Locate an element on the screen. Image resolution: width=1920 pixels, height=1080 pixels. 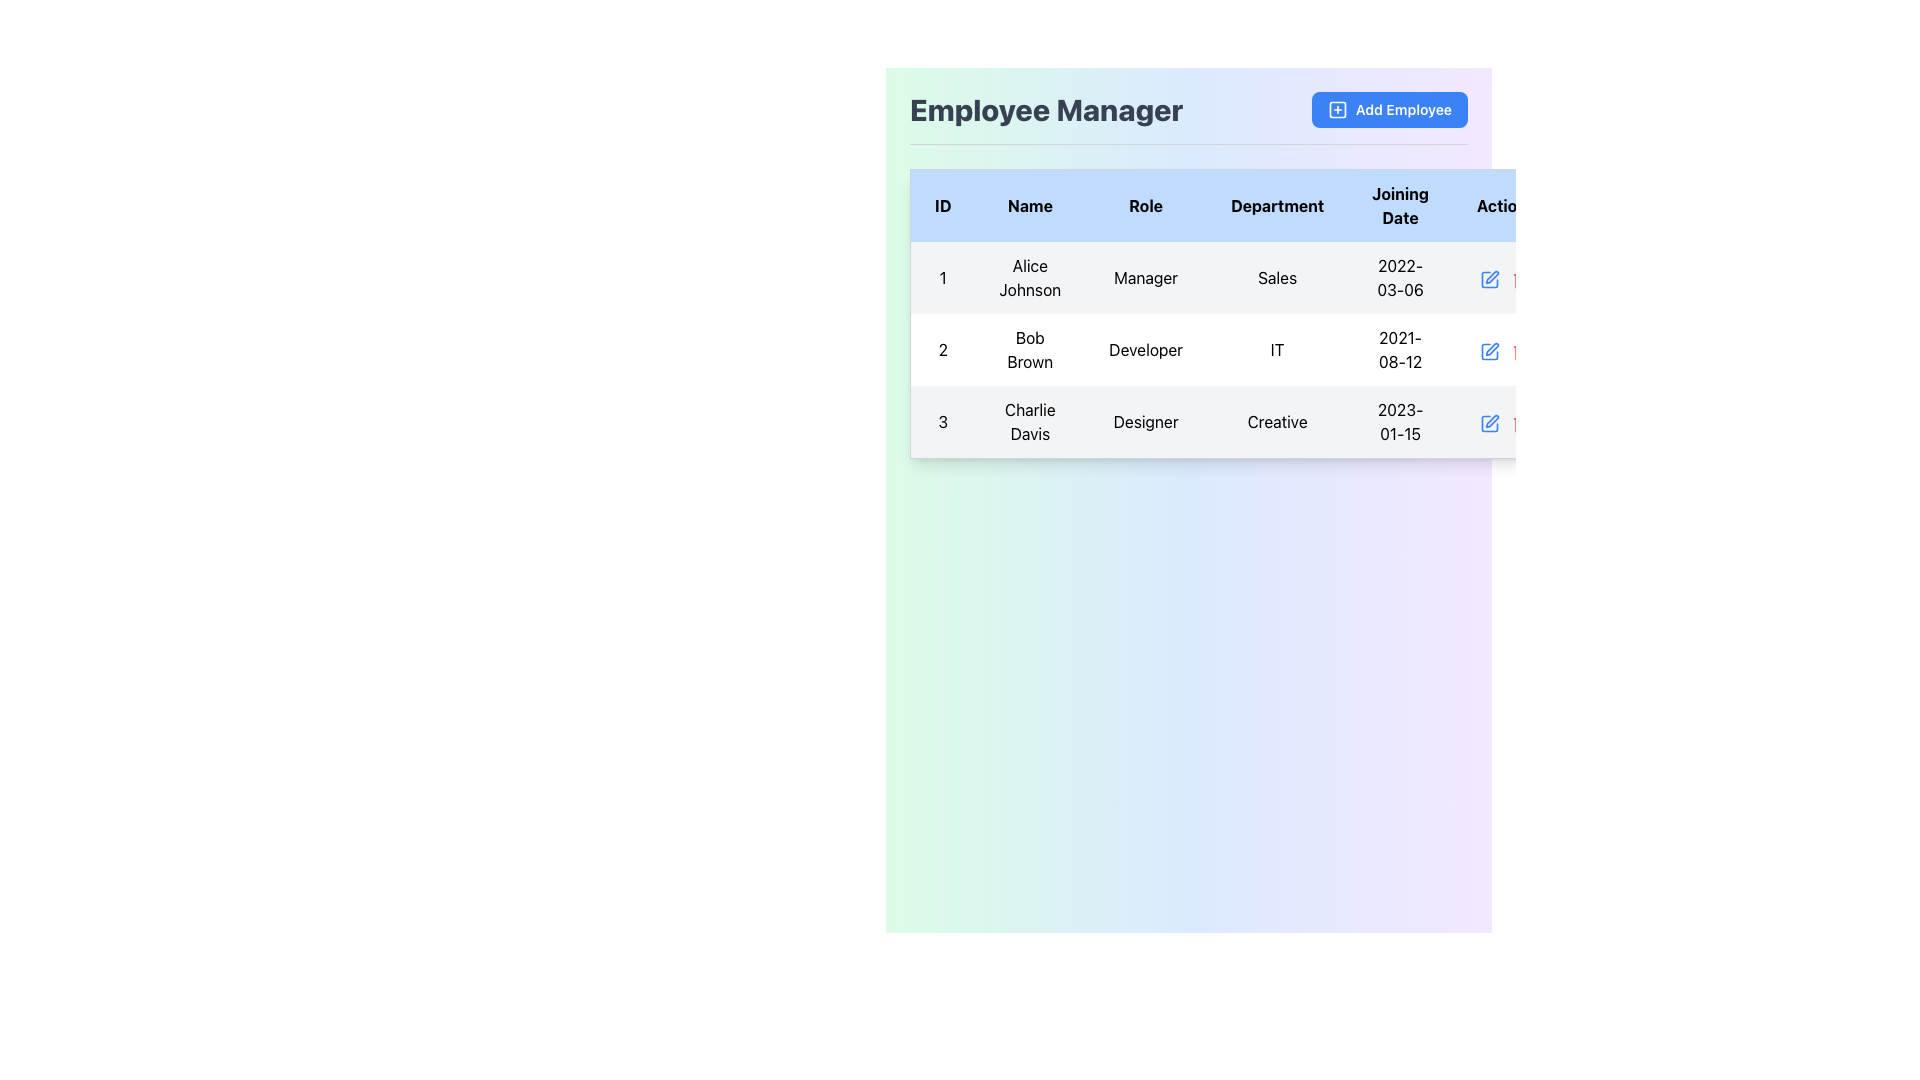
the static text element displaying the number '3' in black, located in the first column of the table in the row for 'Charlie Davis.' is located at coordinates (941, 421).